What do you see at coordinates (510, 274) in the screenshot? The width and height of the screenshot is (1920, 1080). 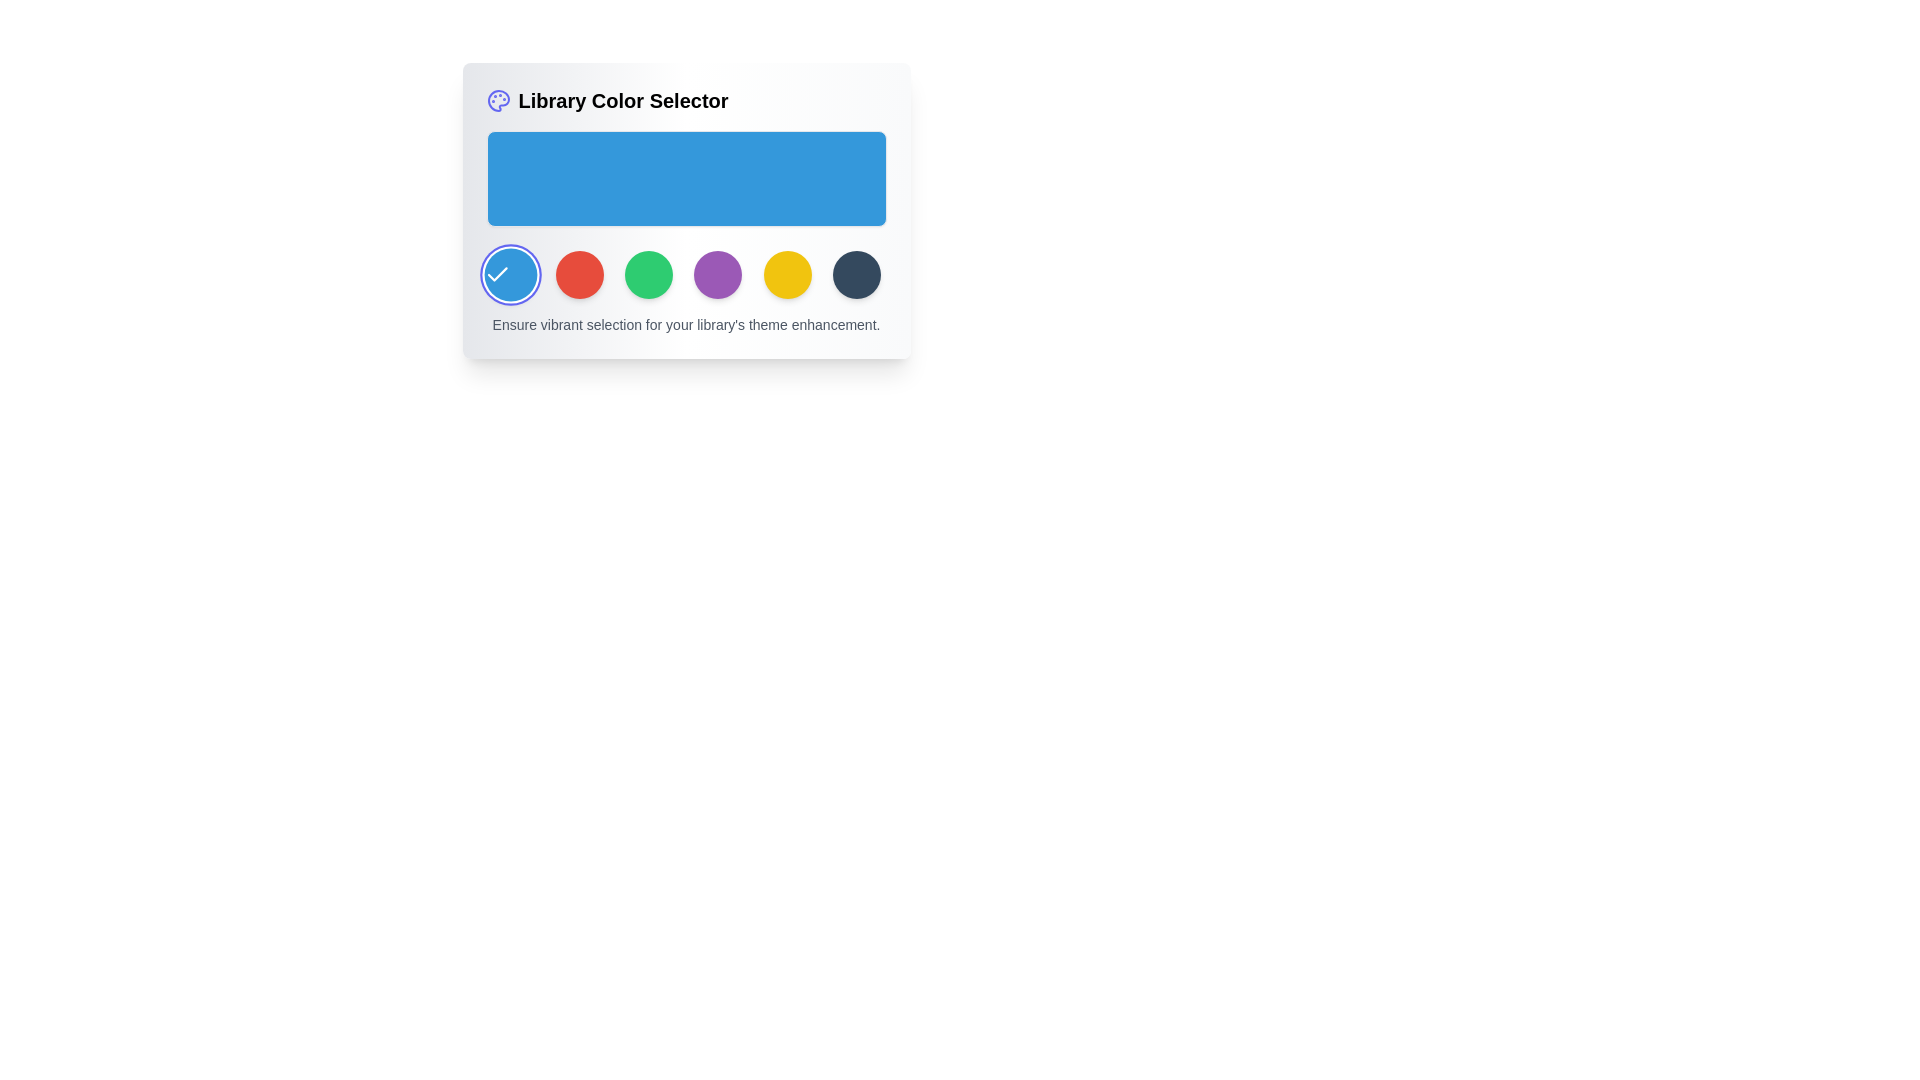 I see `the circular blue button with a white checkmark icon in the 'Library Color Selector' section` at bounding box center [510, 274].